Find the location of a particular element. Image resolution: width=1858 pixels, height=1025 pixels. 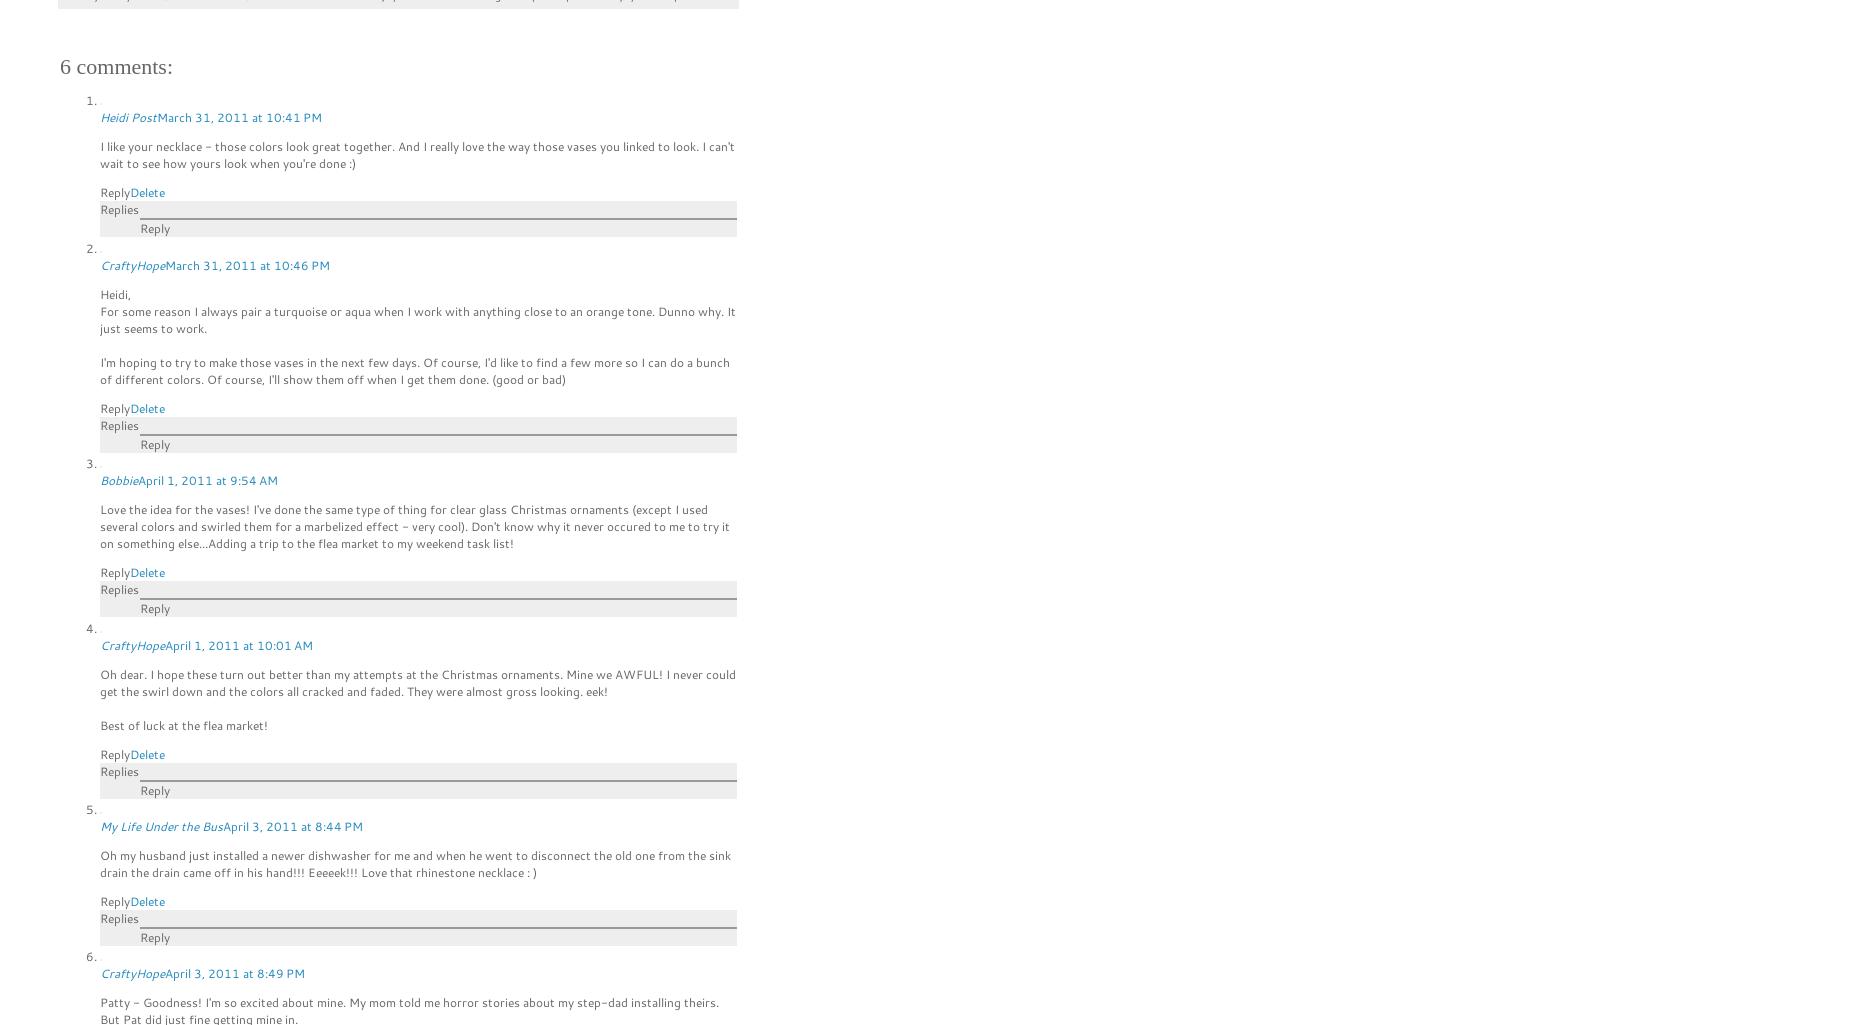

'I like your necklace - those colors look great together. And I really love the way those vases you linked to look. I can't wait to see how yours look when you're done :)' is located at coordinates (416, 153).